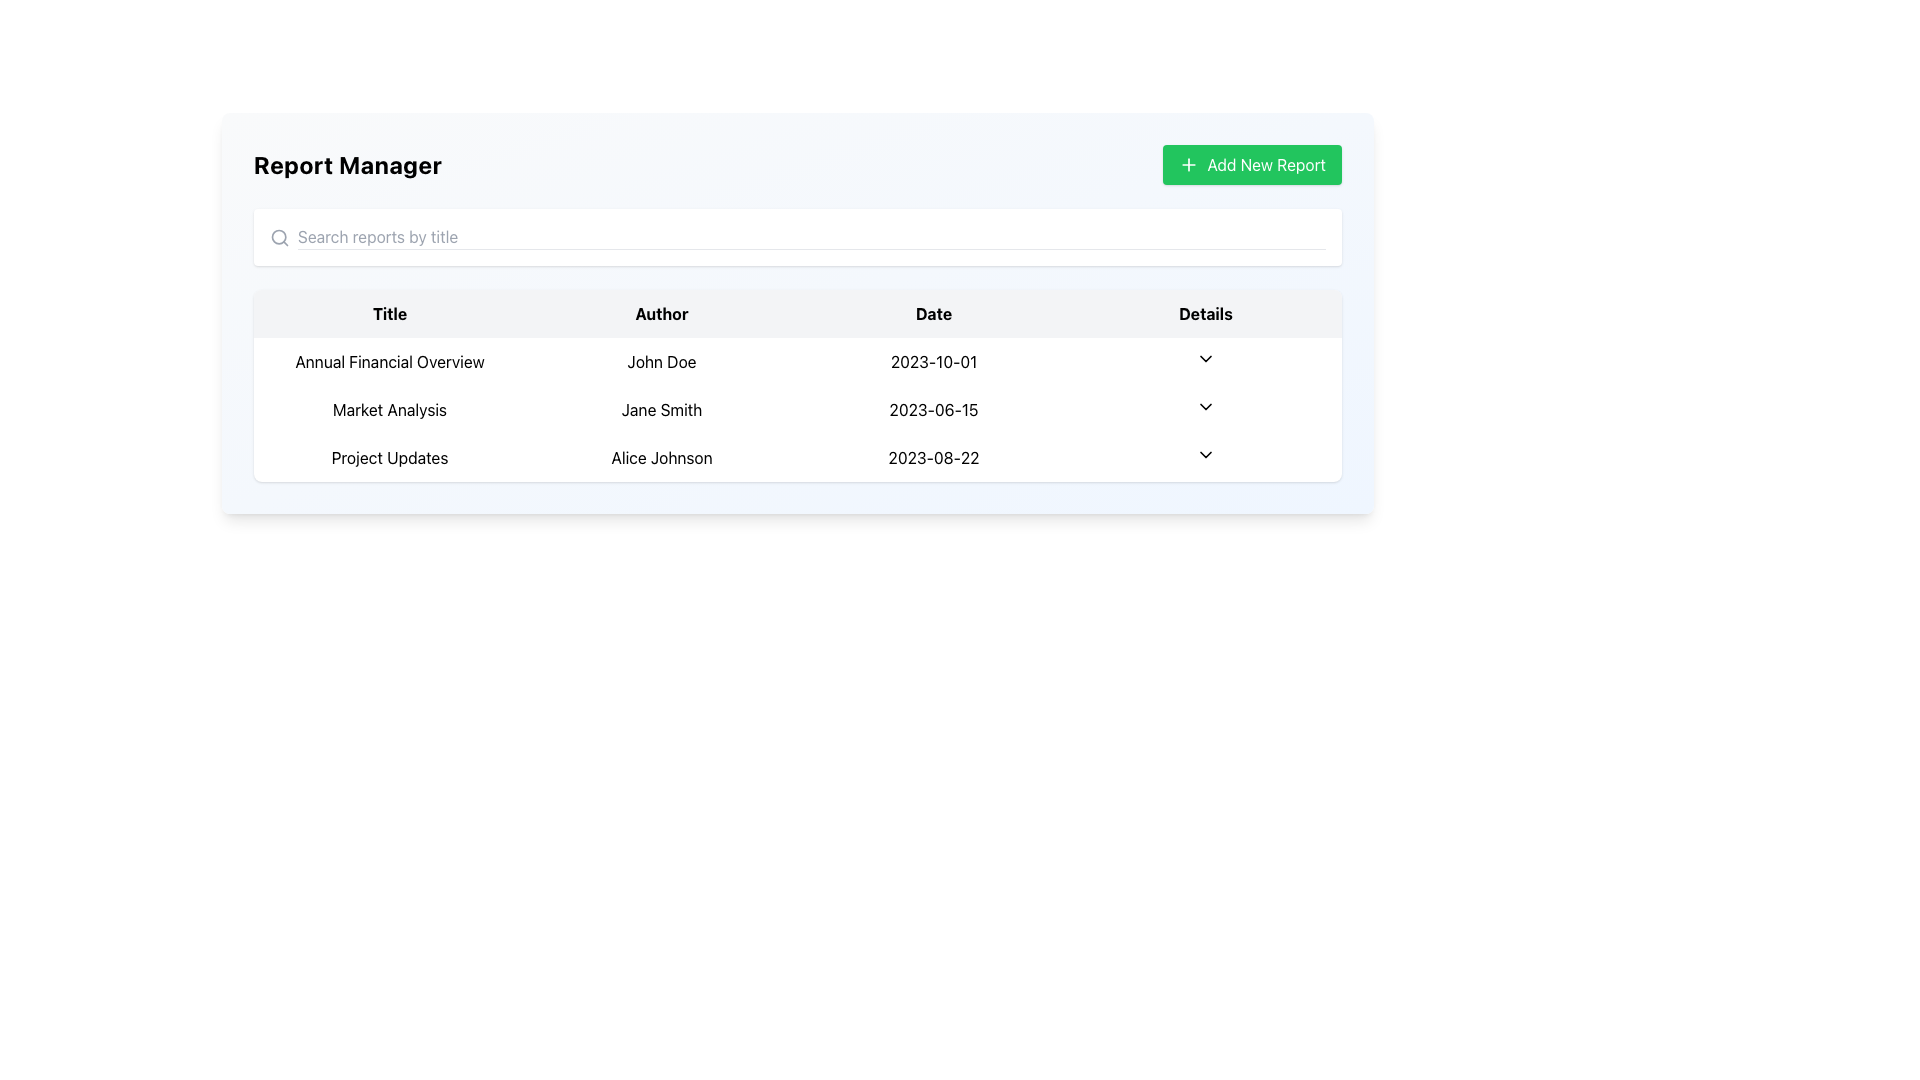  Describe the element at coordinates (1204, 313) in the screenshot. I see `the 'Details' table header, which is the fourth column in a row of headers including 'Title', 'Author', and 'Date', positioned at the top-right of the table` at that location.